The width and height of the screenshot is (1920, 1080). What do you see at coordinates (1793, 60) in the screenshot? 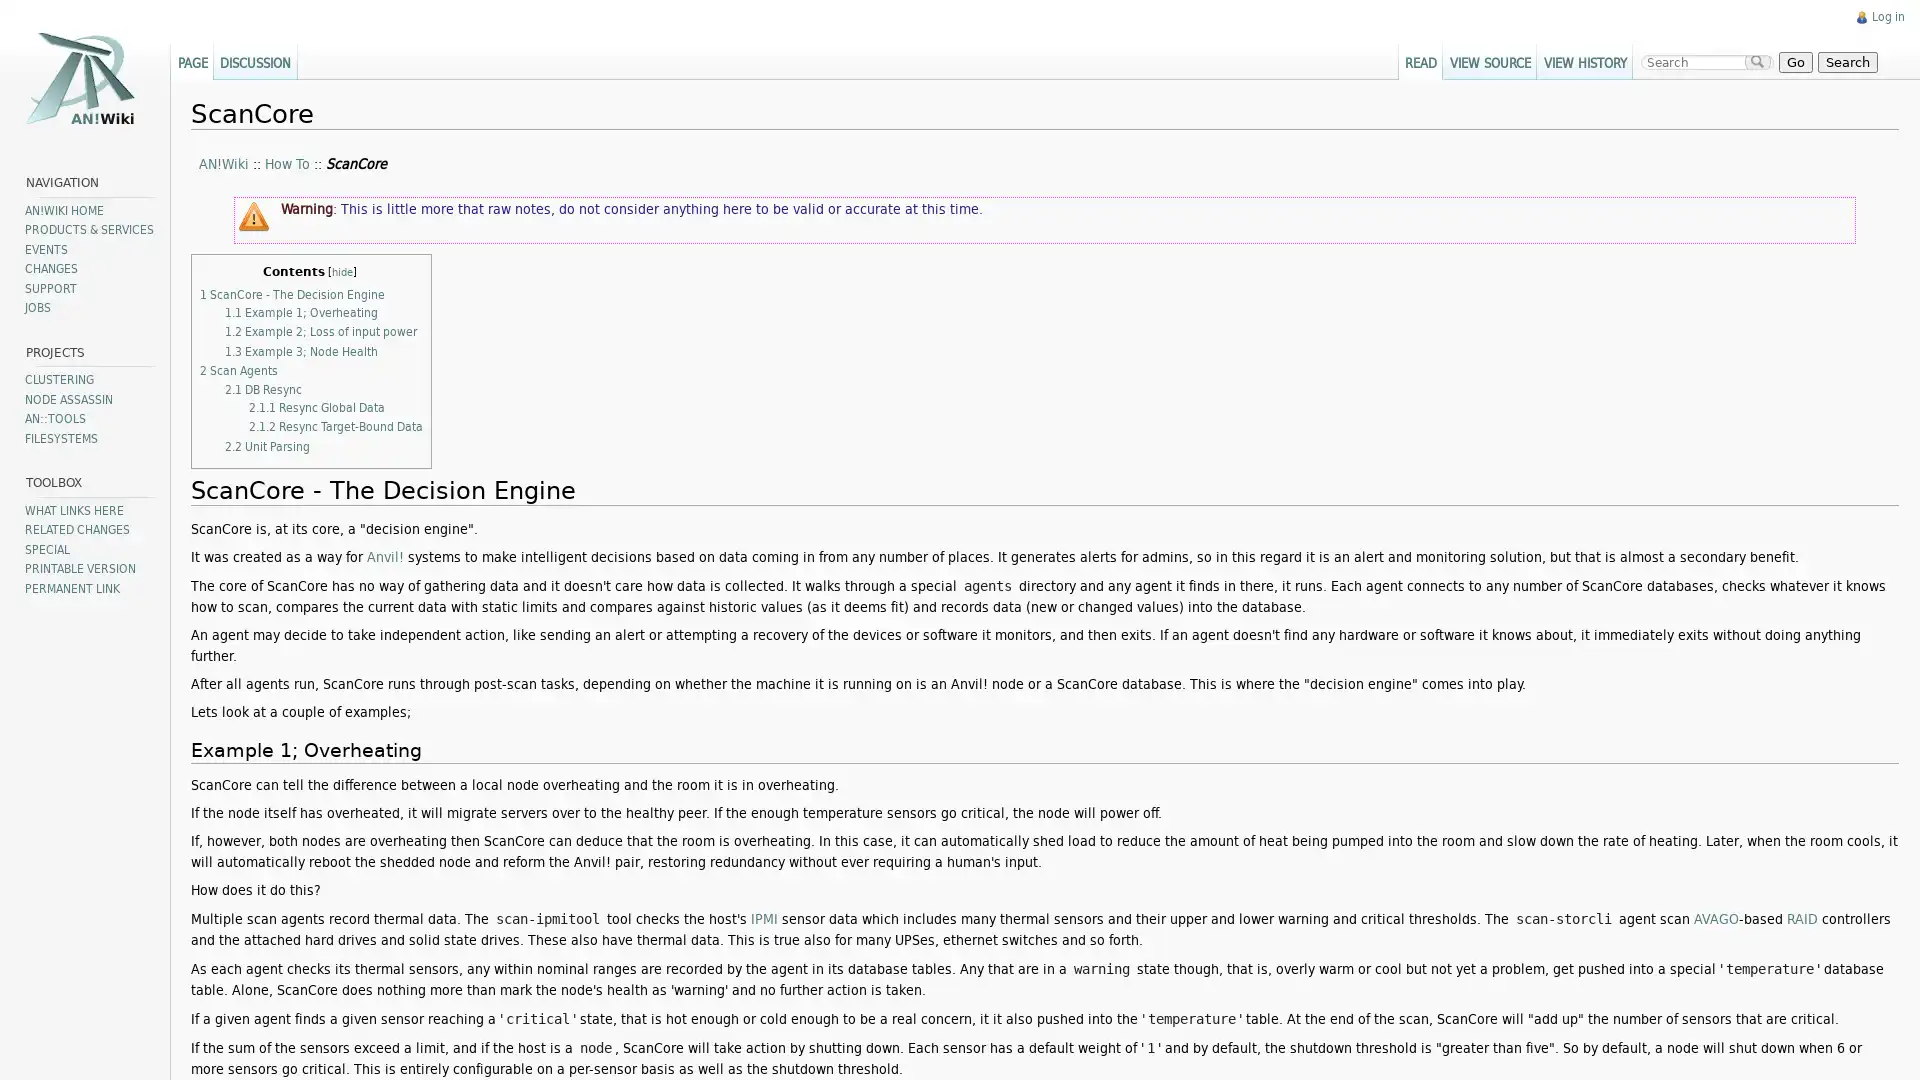
I see `Go` at bounding box center [1793, 60].